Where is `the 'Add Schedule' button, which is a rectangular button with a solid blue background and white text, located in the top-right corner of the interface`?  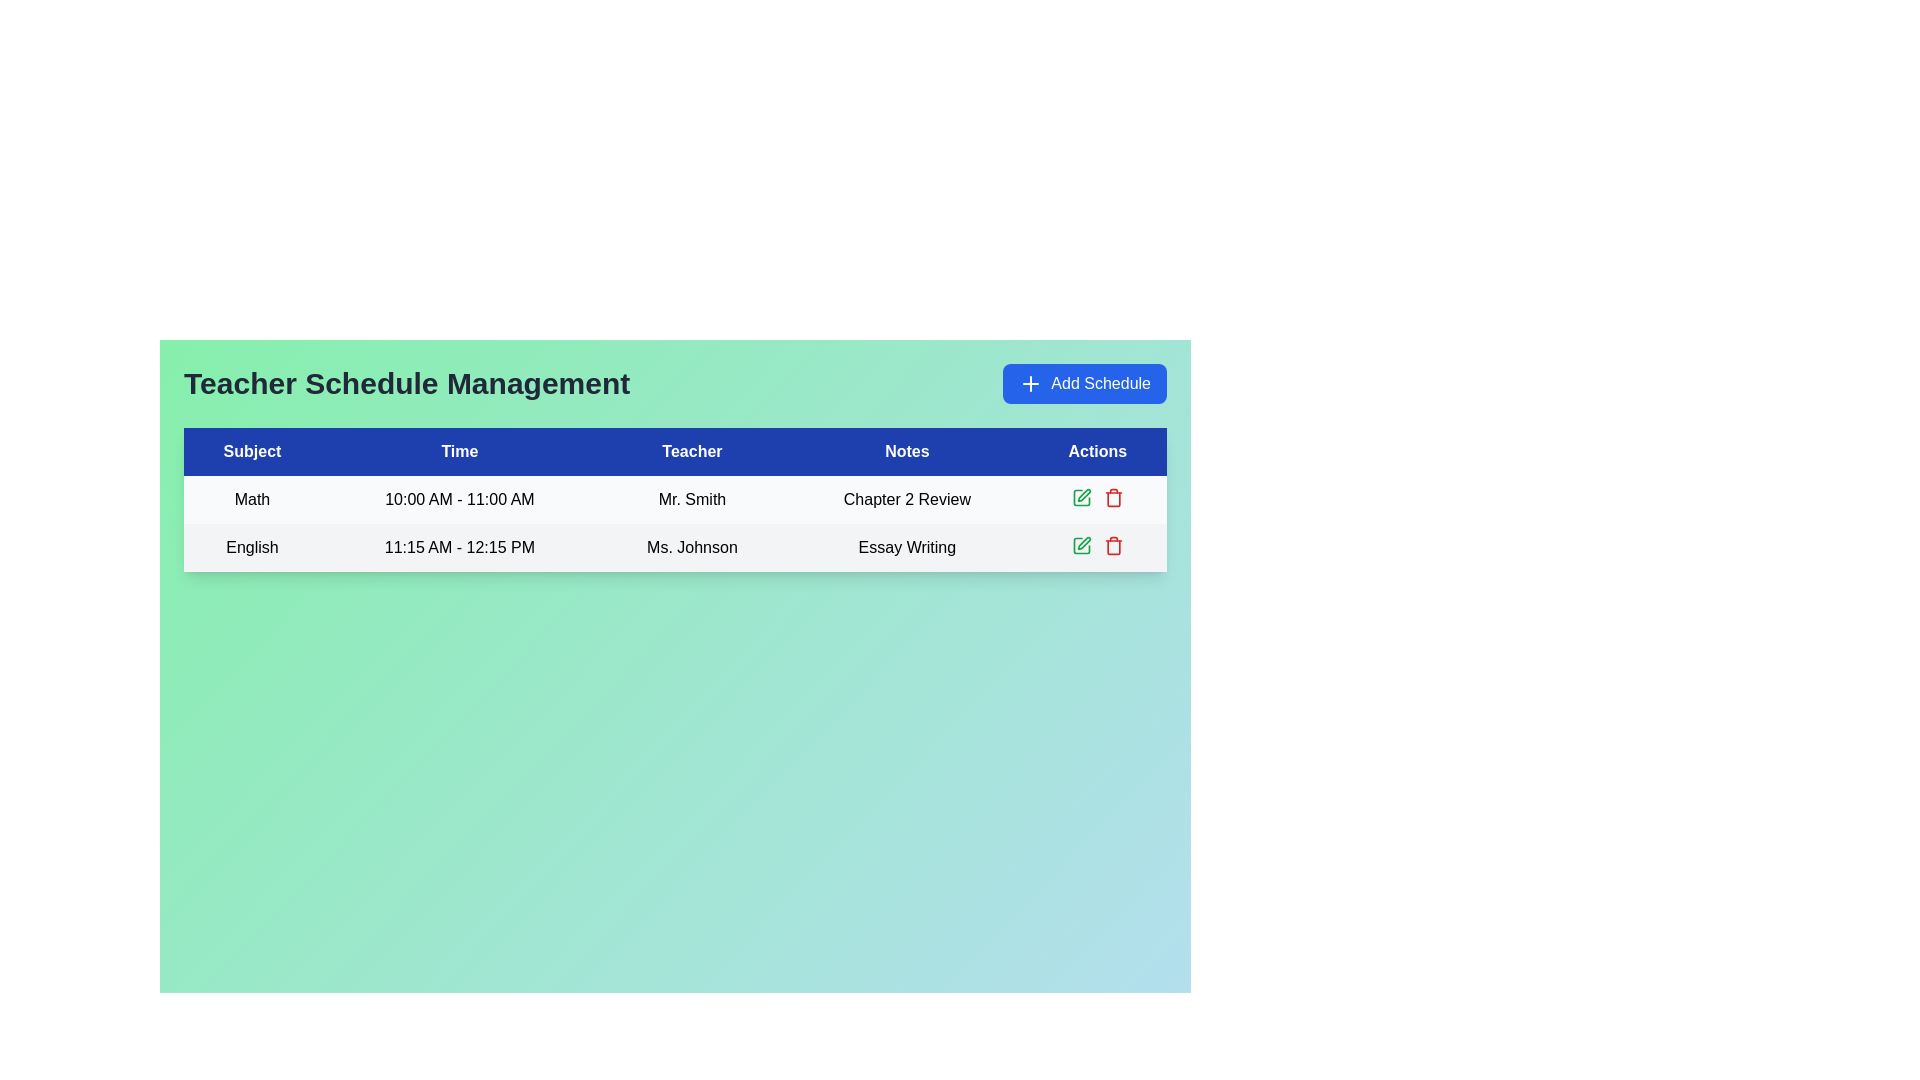
the 'Add Schedule' button, which is a rectangular button with a solid blue background and white text, located in the top-right corner of the interface is located at coordinates (1084, 384).